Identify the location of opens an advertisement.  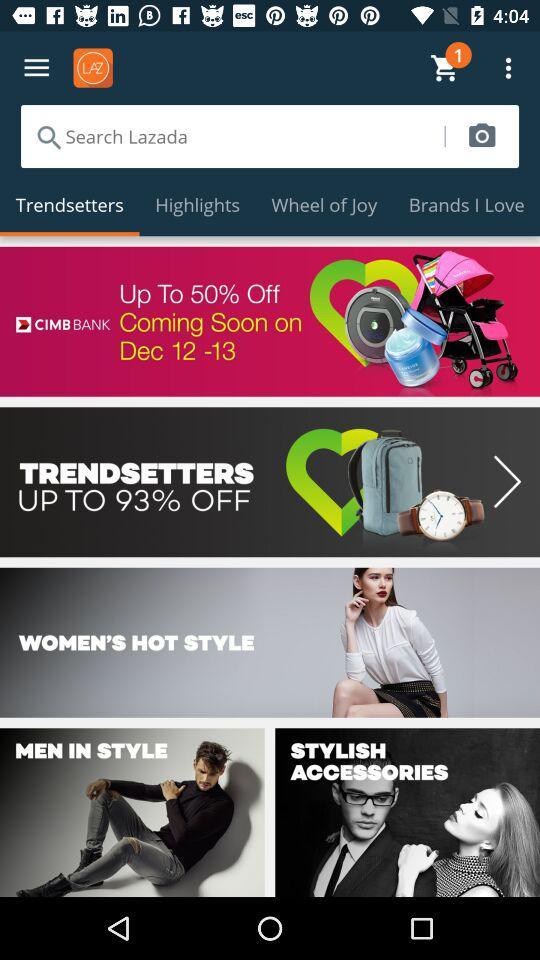
(270, 321).